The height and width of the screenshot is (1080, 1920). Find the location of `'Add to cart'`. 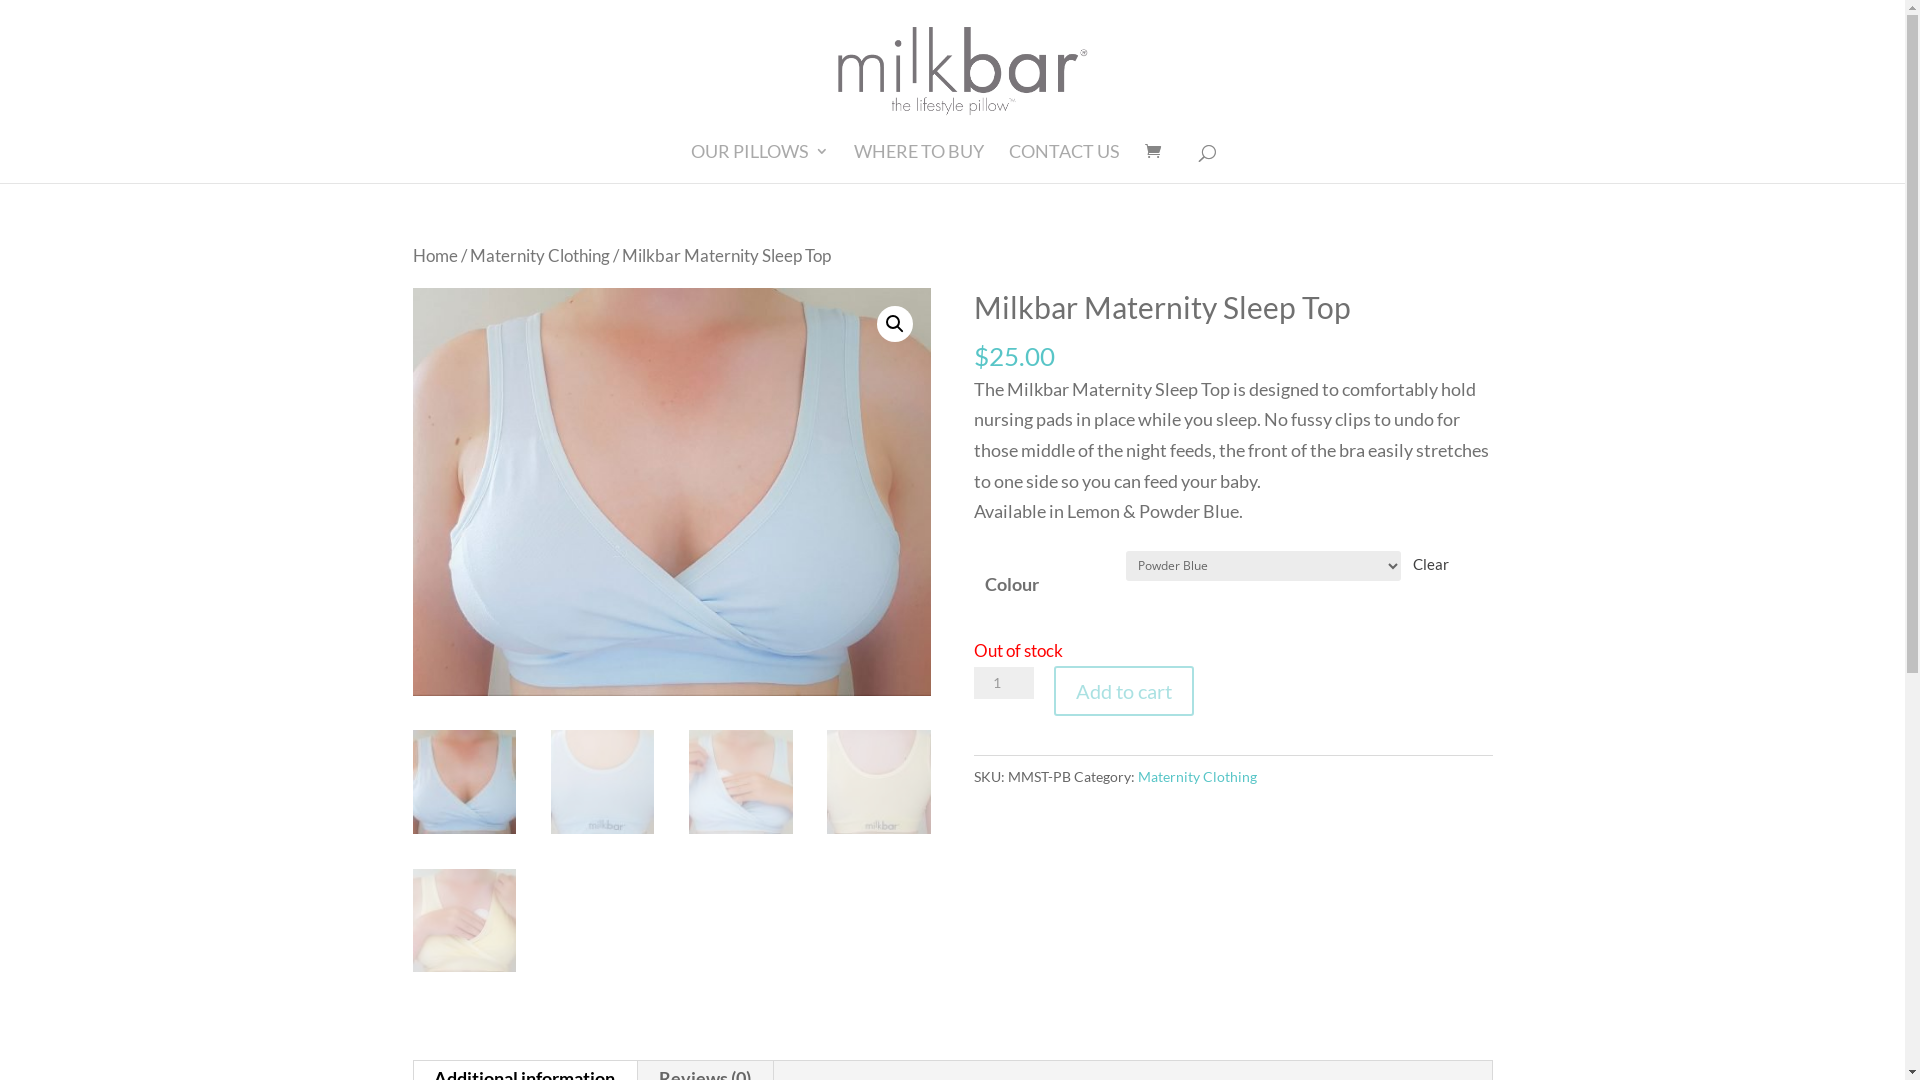

'Add to cart' is located at coordinates (1053, 689).